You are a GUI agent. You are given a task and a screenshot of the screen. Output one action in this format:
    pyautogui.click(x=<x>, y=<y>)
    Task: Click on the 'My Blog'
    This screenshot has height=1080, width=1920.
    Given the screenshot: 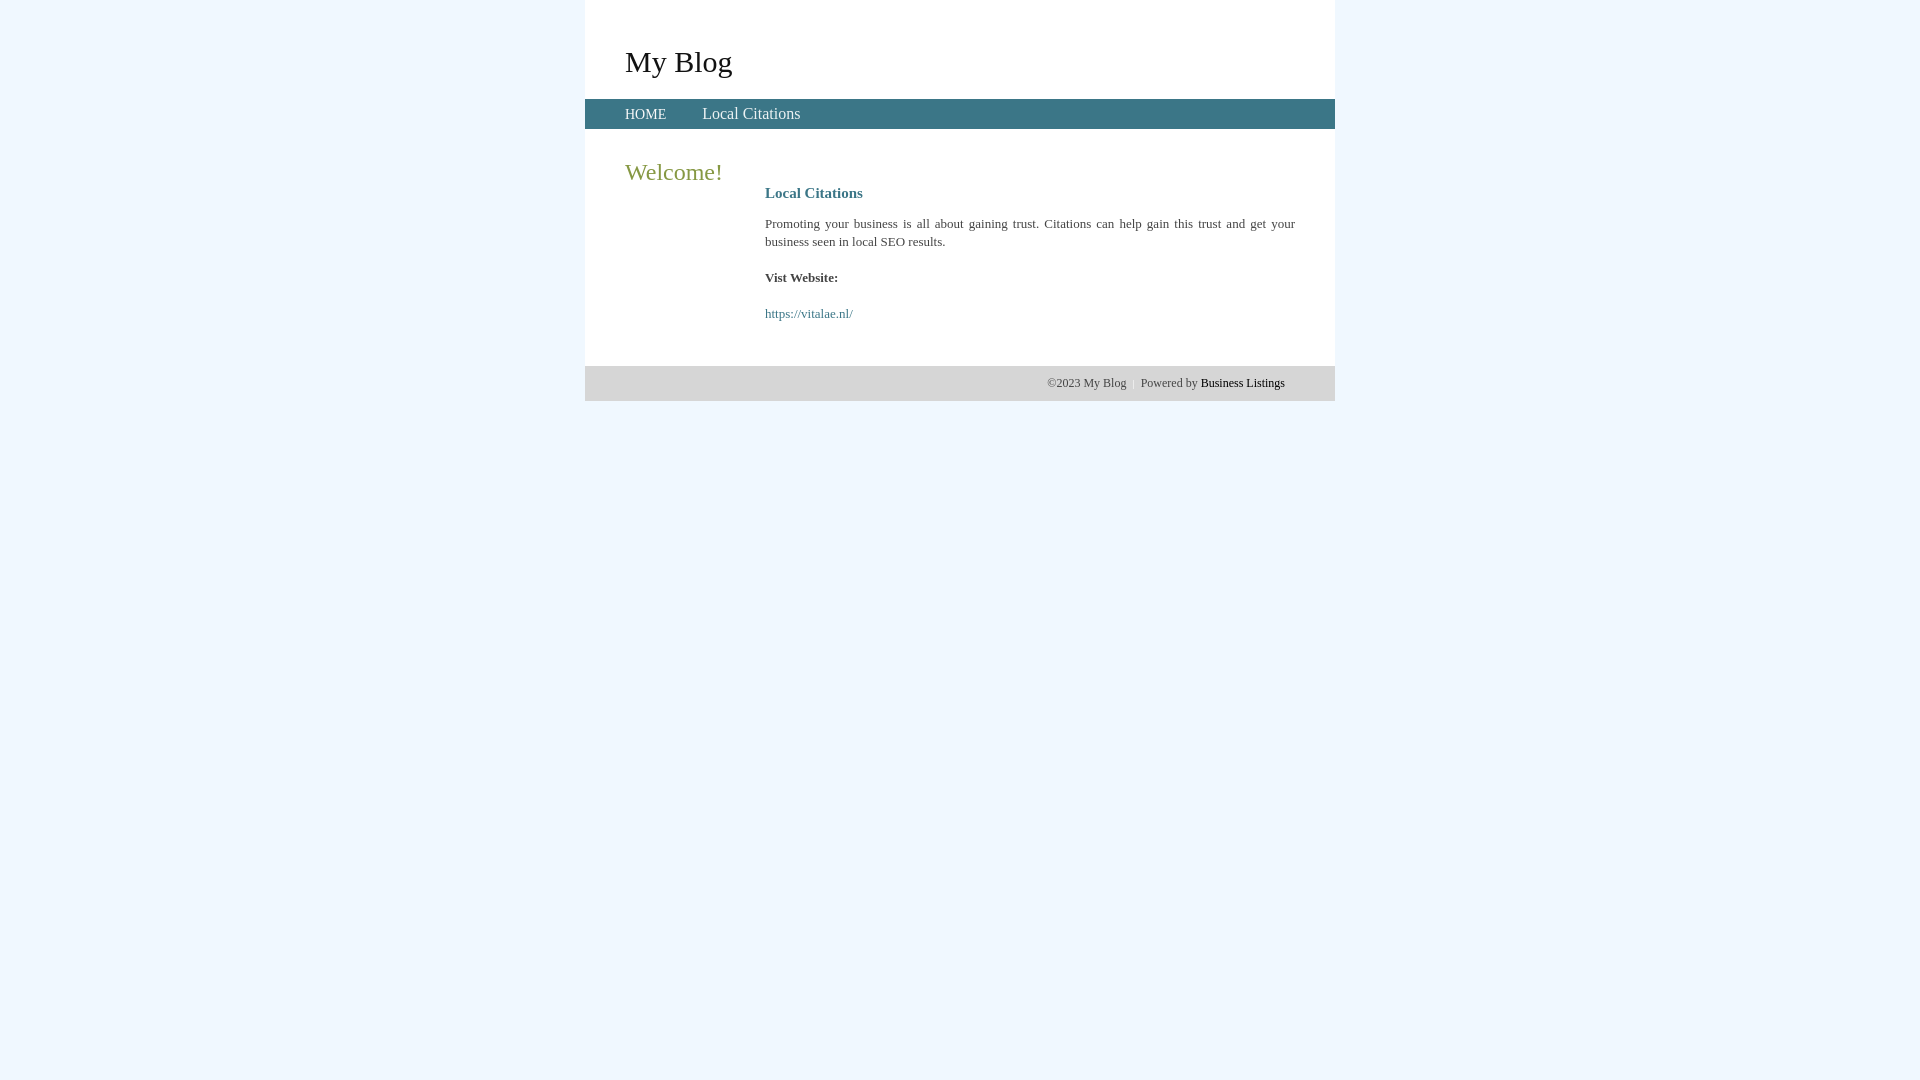 What is the action you would take?
    pyautogui.click(x=623, y=60)
    